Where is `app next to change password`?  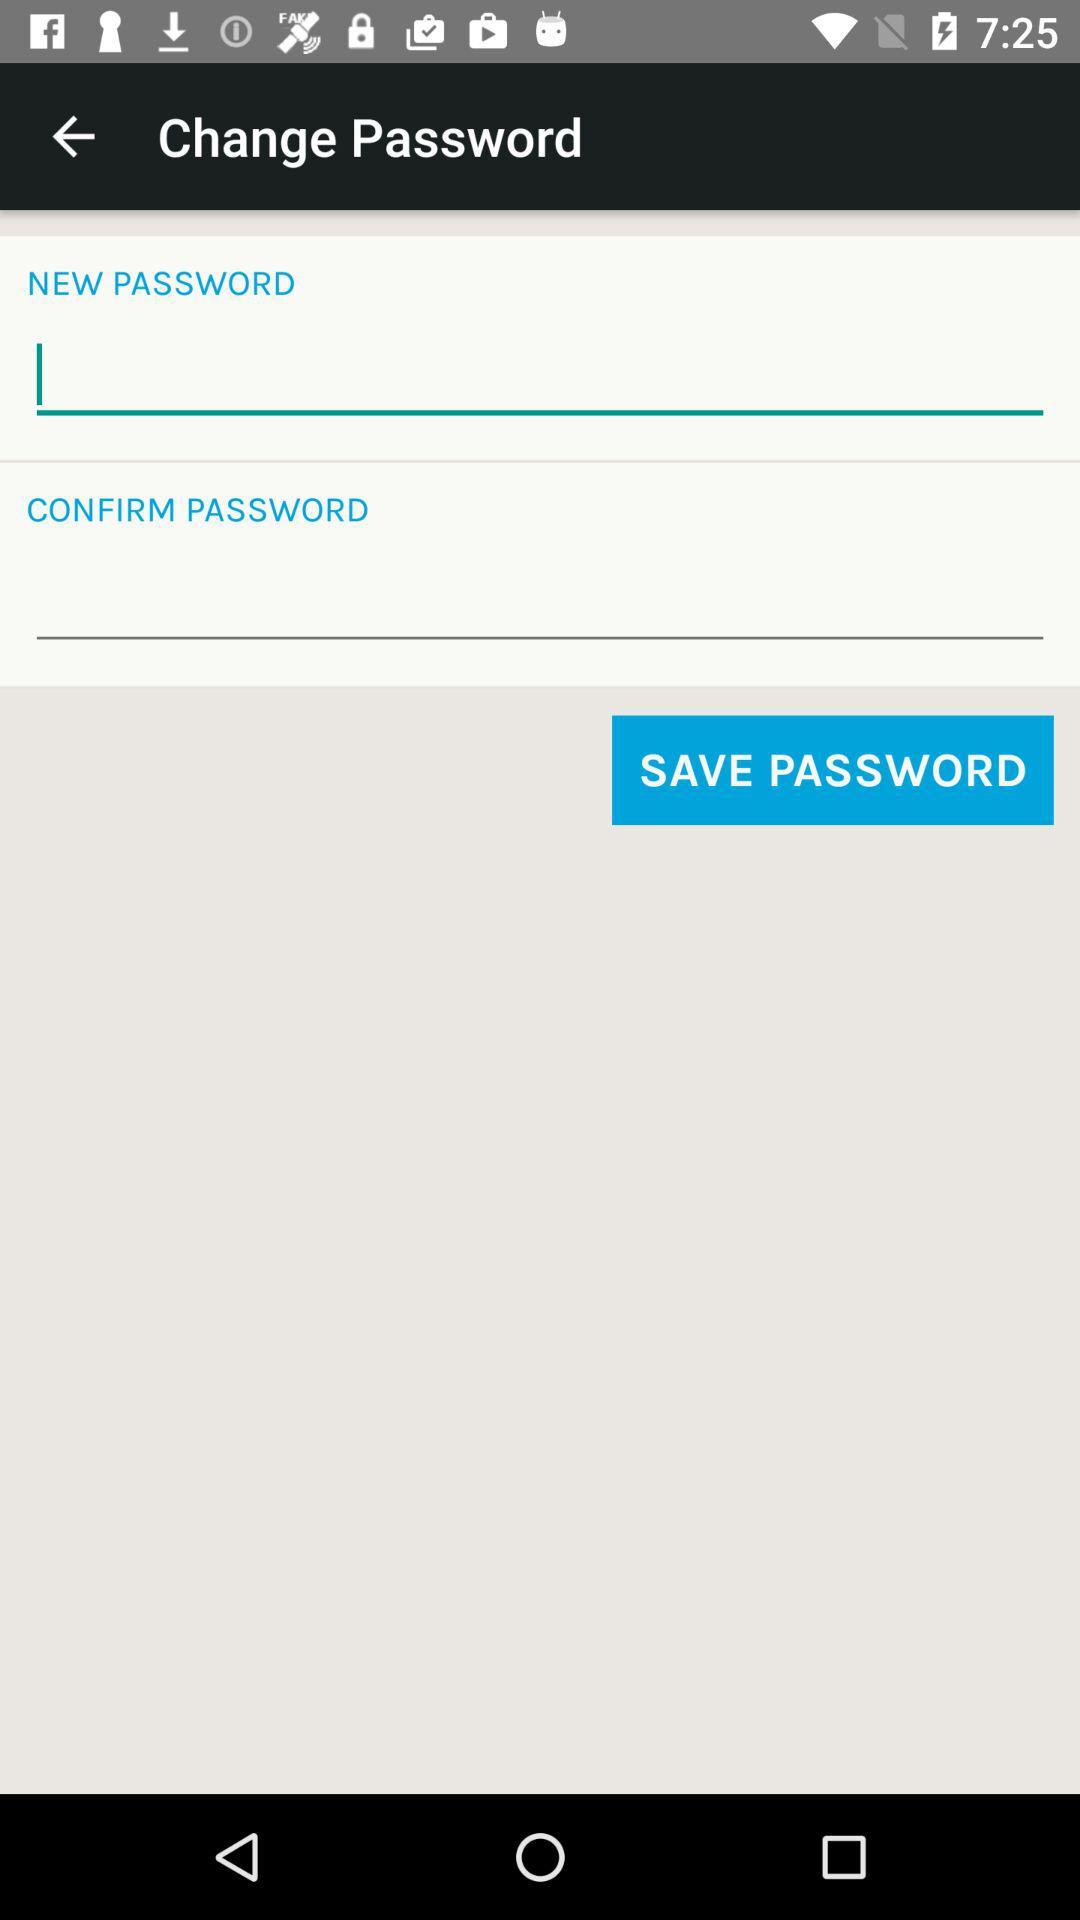 app next to change password is located at coordinates (72, 135).